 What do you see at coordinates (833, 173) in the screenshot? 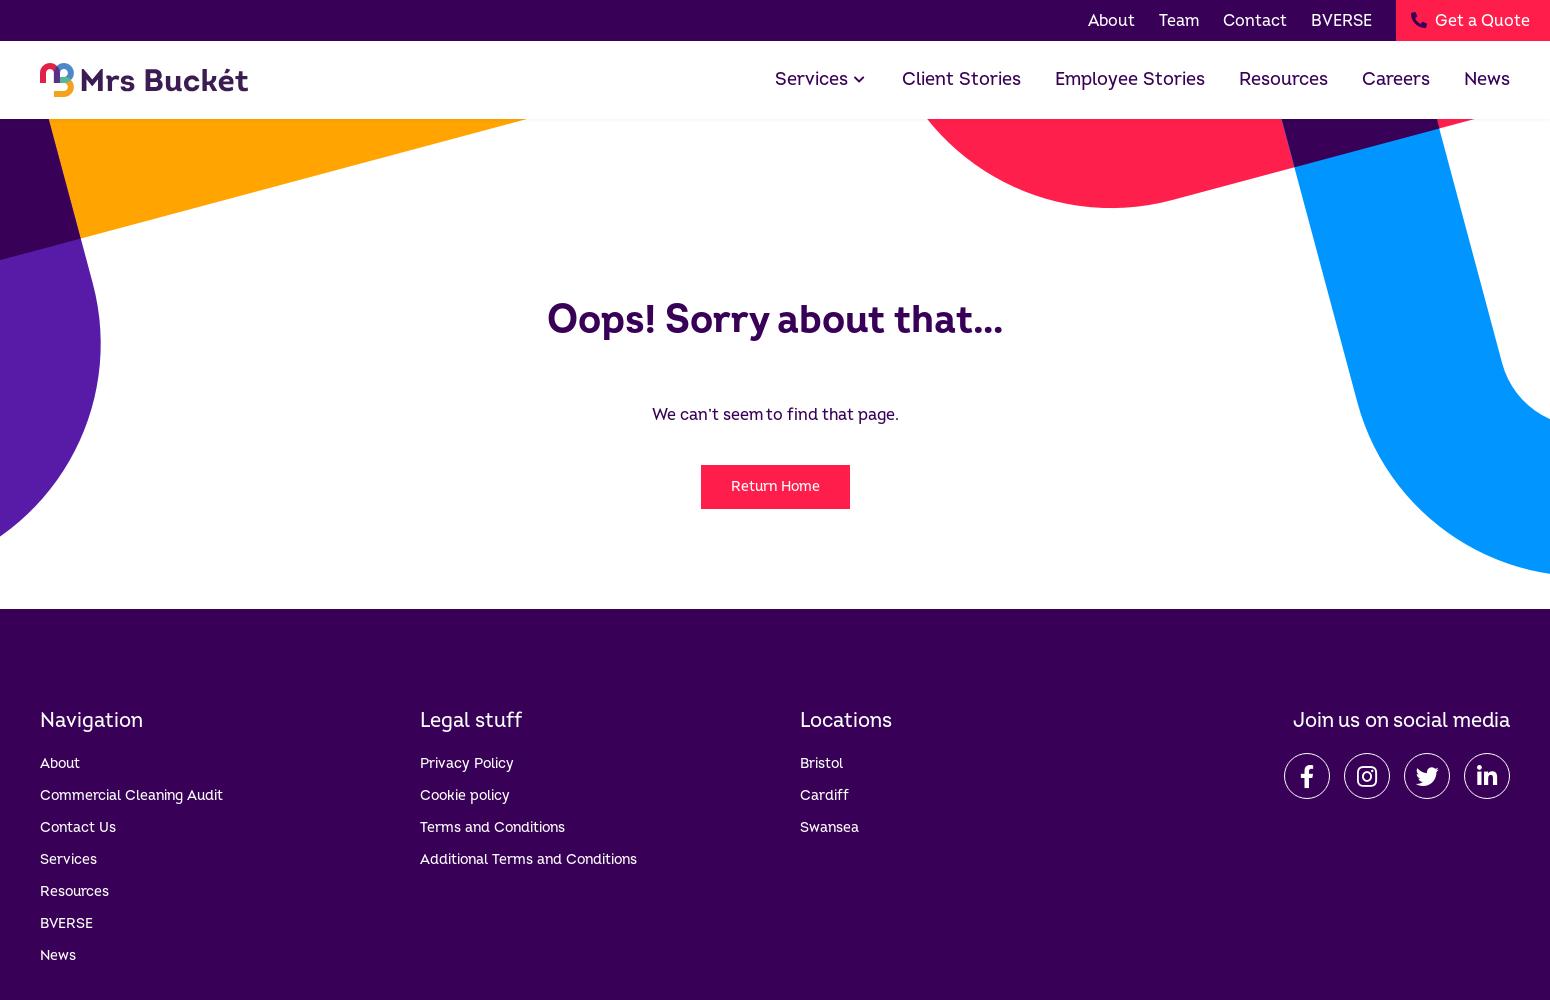
I see `'Sectors'` at bounding box center [833, 173].